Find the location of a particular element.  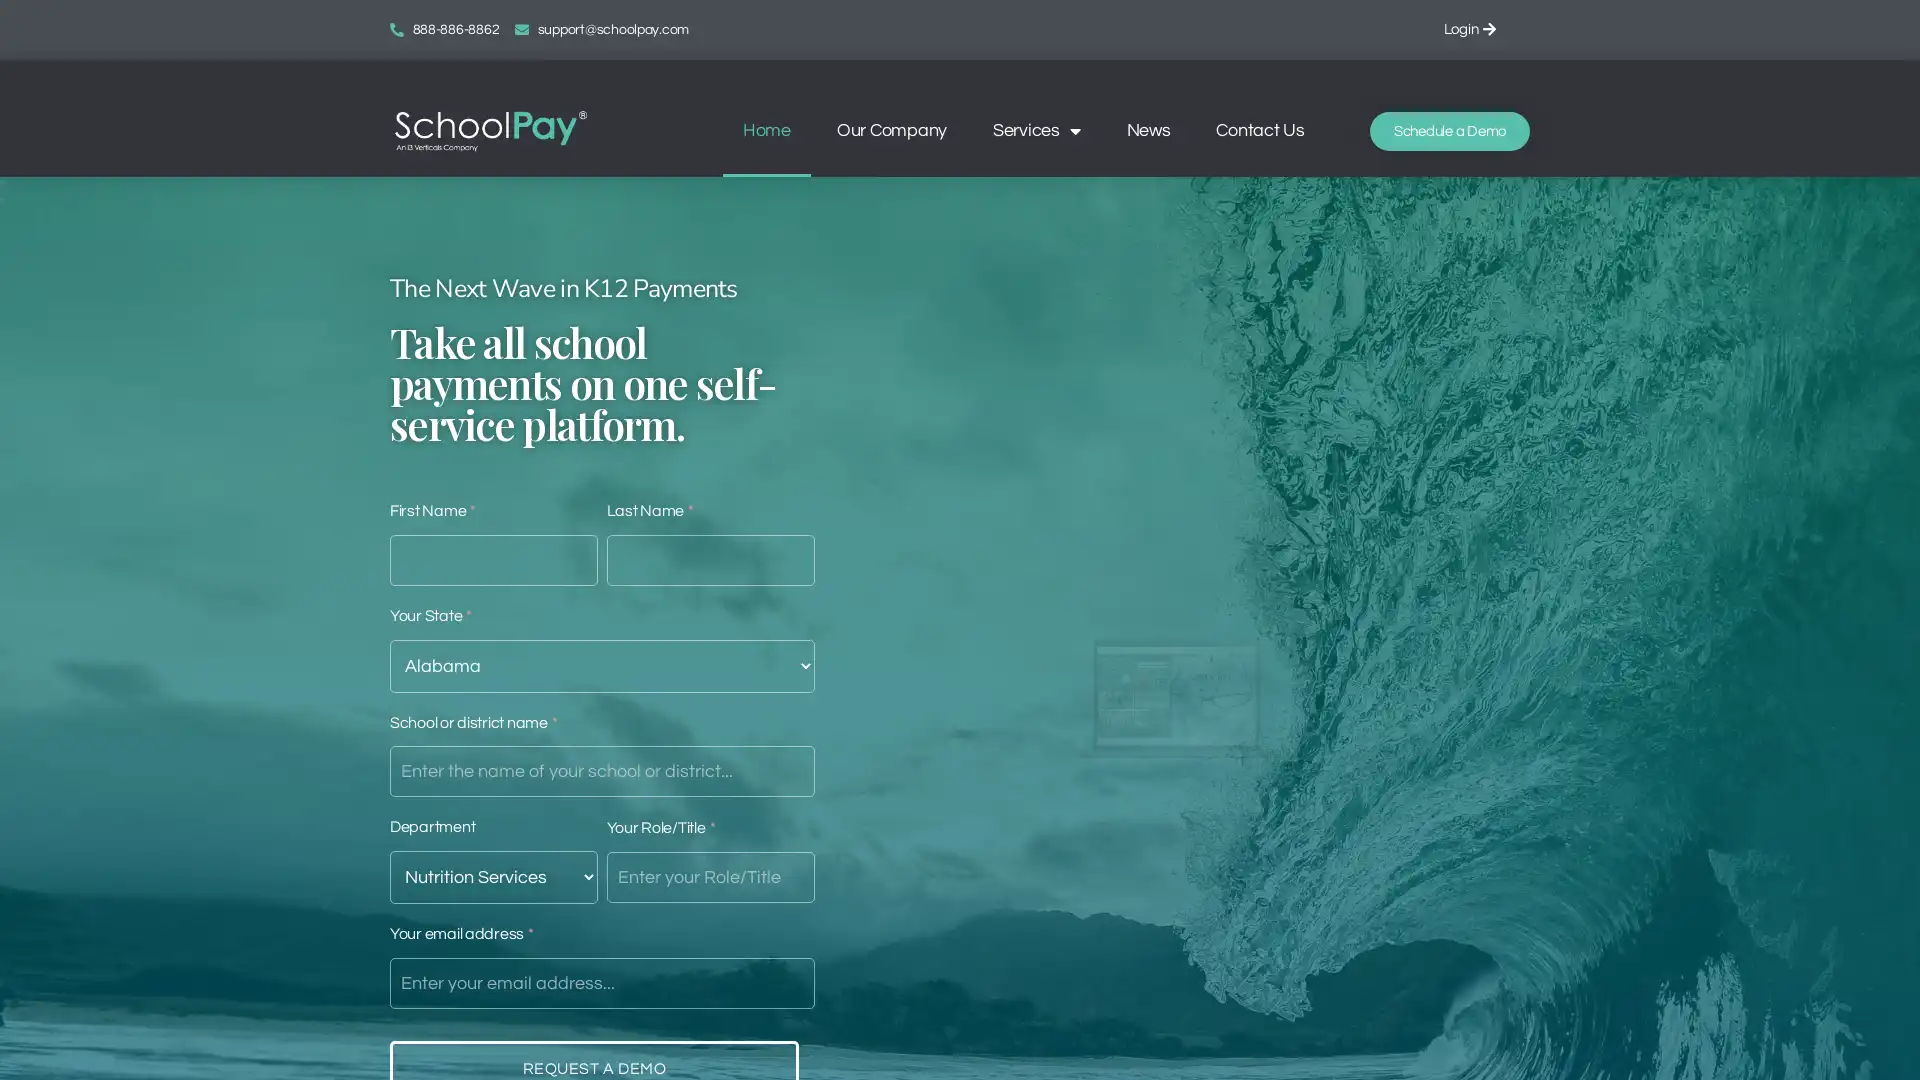

Schedule a Demo is located at coordinates (1449, 130).